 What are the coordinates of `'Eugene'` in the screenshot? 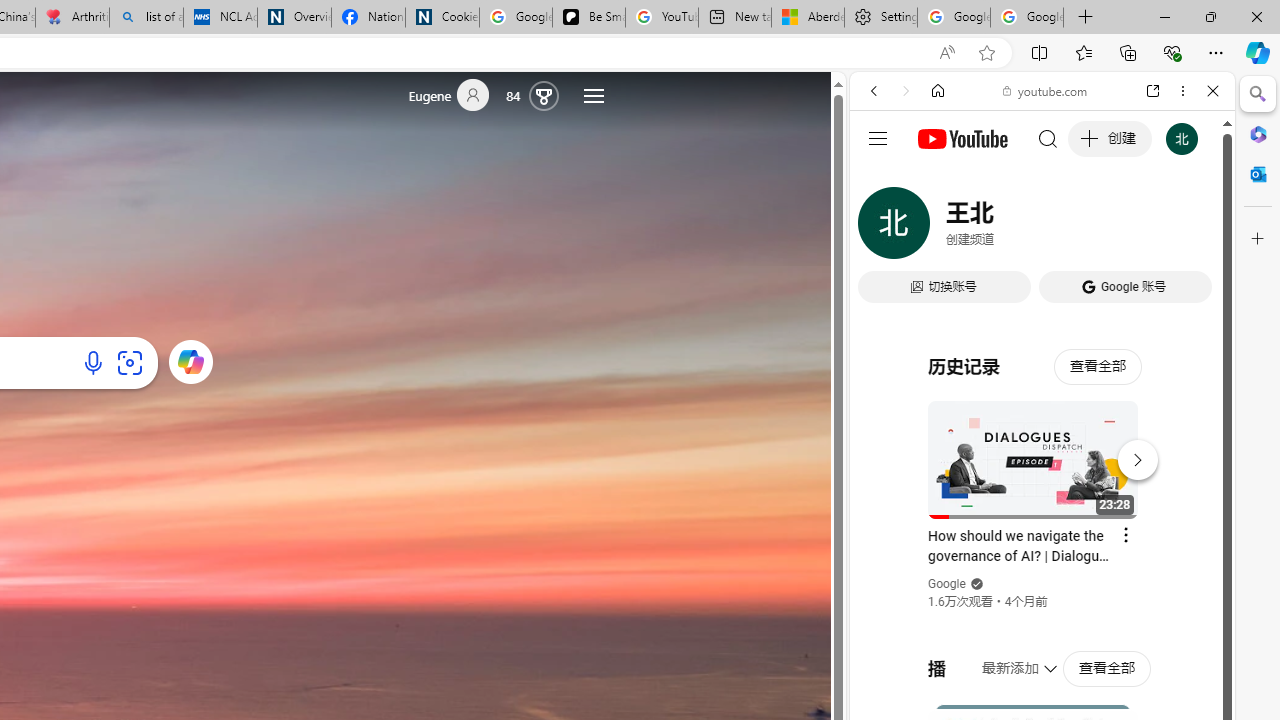 It's located at (456, 95).